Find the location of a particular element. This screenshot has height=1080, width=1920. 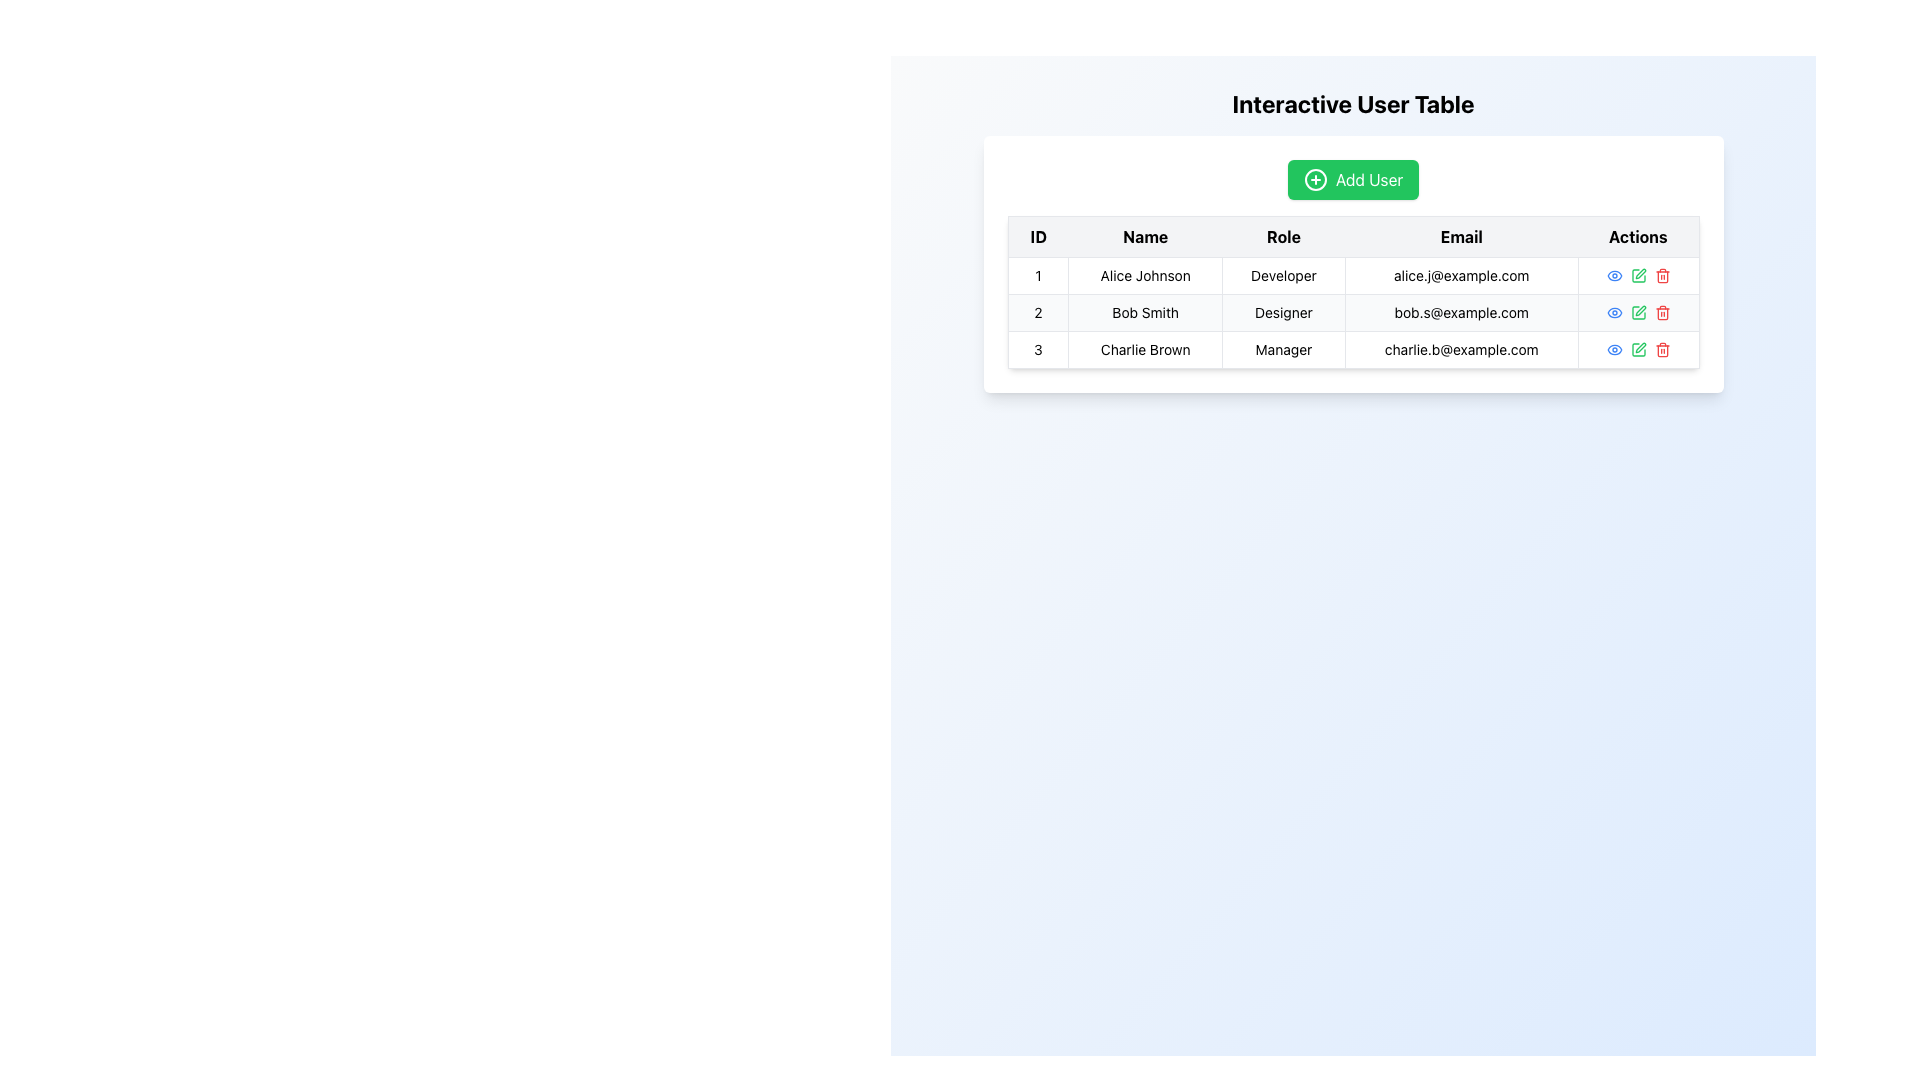

the first cell (ID) of the second row in the table is located at coordinates (1038, 312).